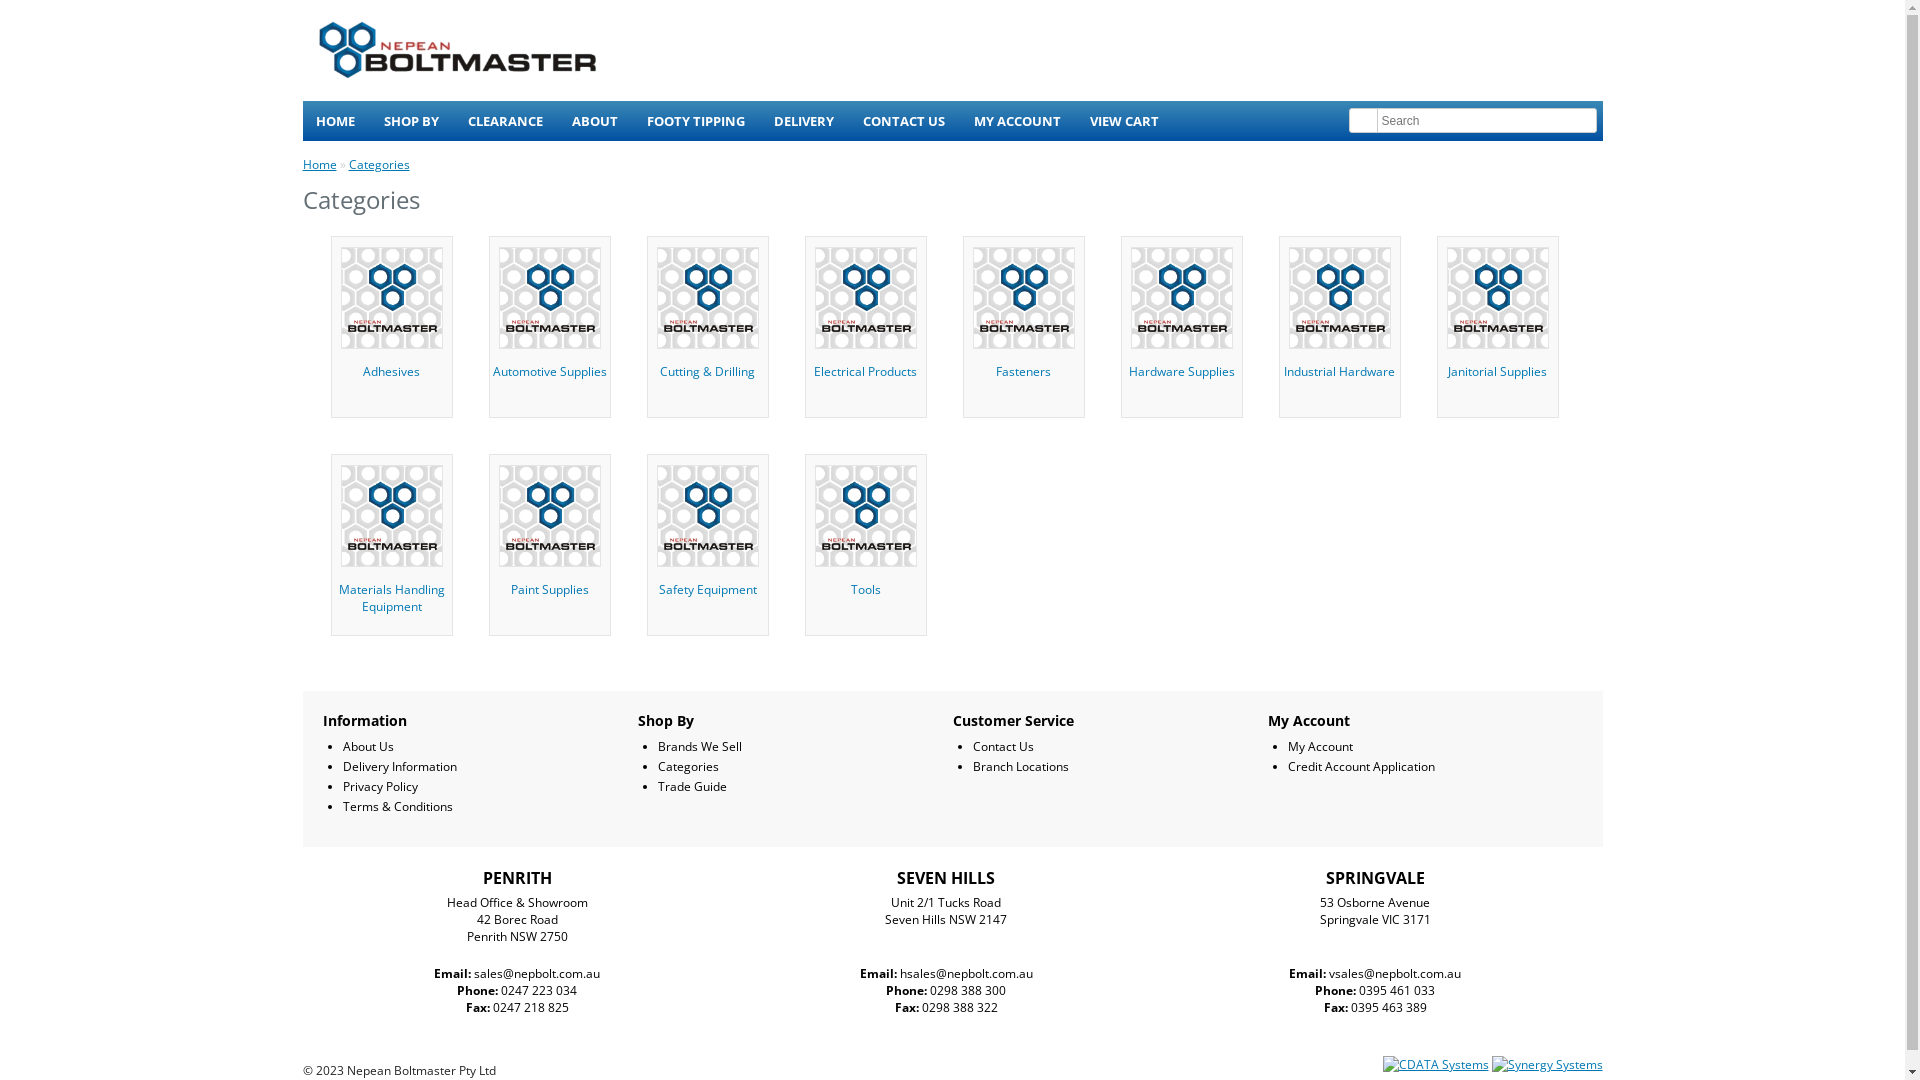  Describe the element at coordinates (317, 163) in the screenshot. I see `'Home'` at that location.